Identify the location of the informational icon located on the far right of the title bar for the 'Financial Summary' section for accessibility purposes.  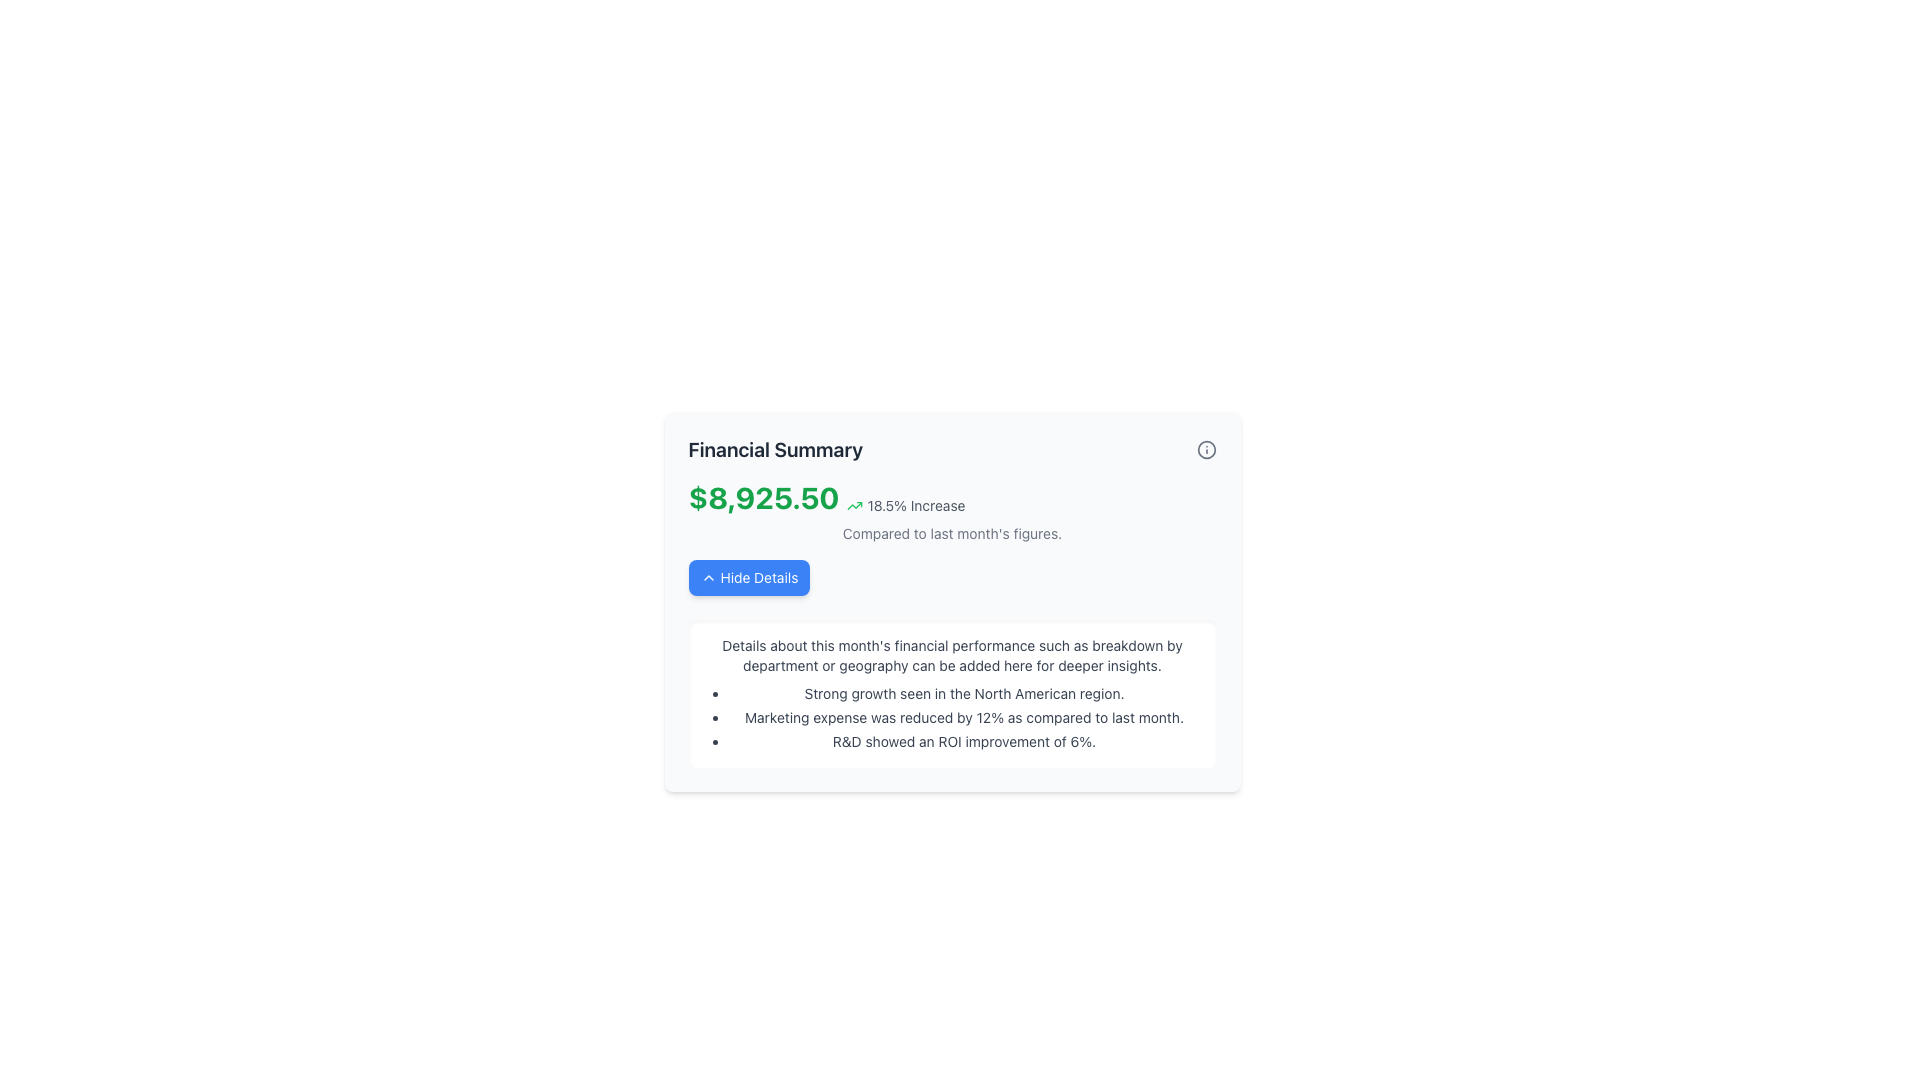
(1205, 450).